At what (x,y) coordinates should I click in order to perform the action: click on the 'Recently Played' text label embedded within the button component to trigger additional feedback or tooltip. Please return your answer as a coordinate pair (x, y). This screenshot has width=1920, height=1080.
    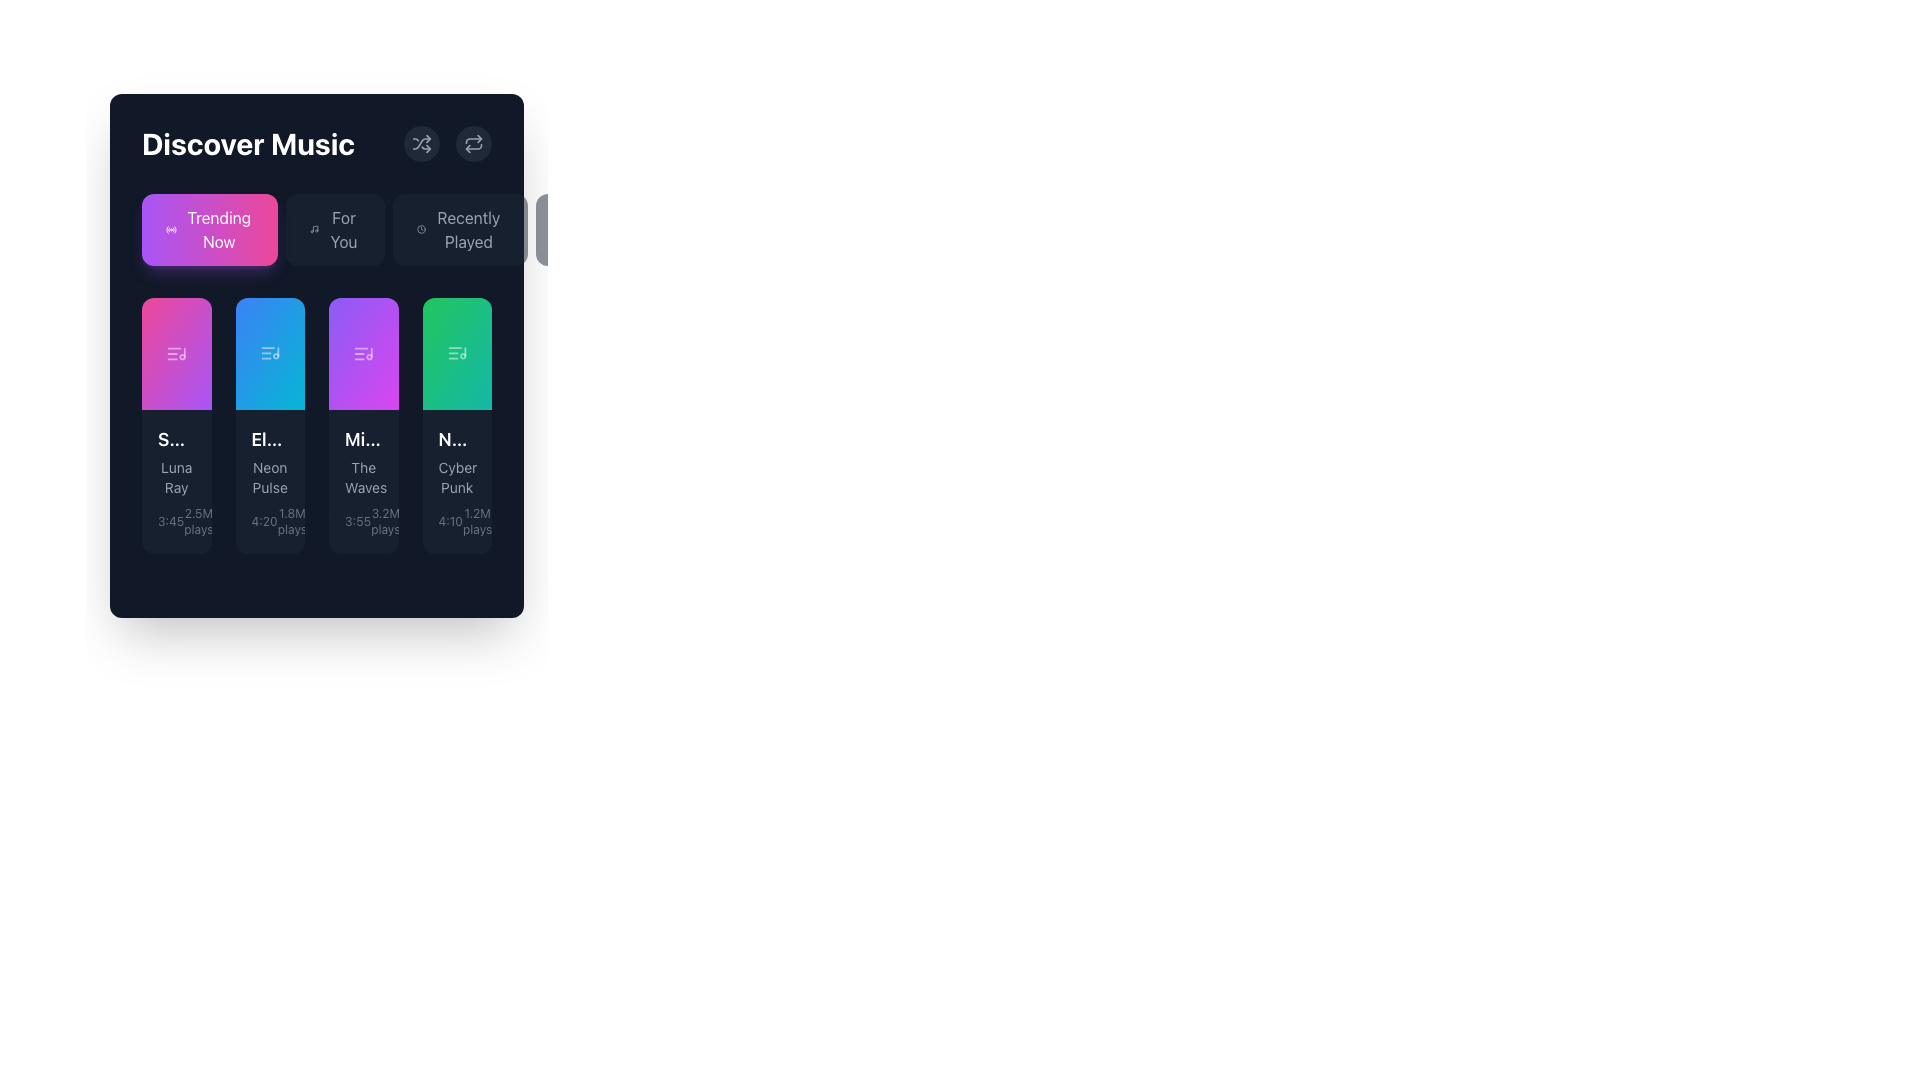
    Looking at the image, I should click on (467, 229).